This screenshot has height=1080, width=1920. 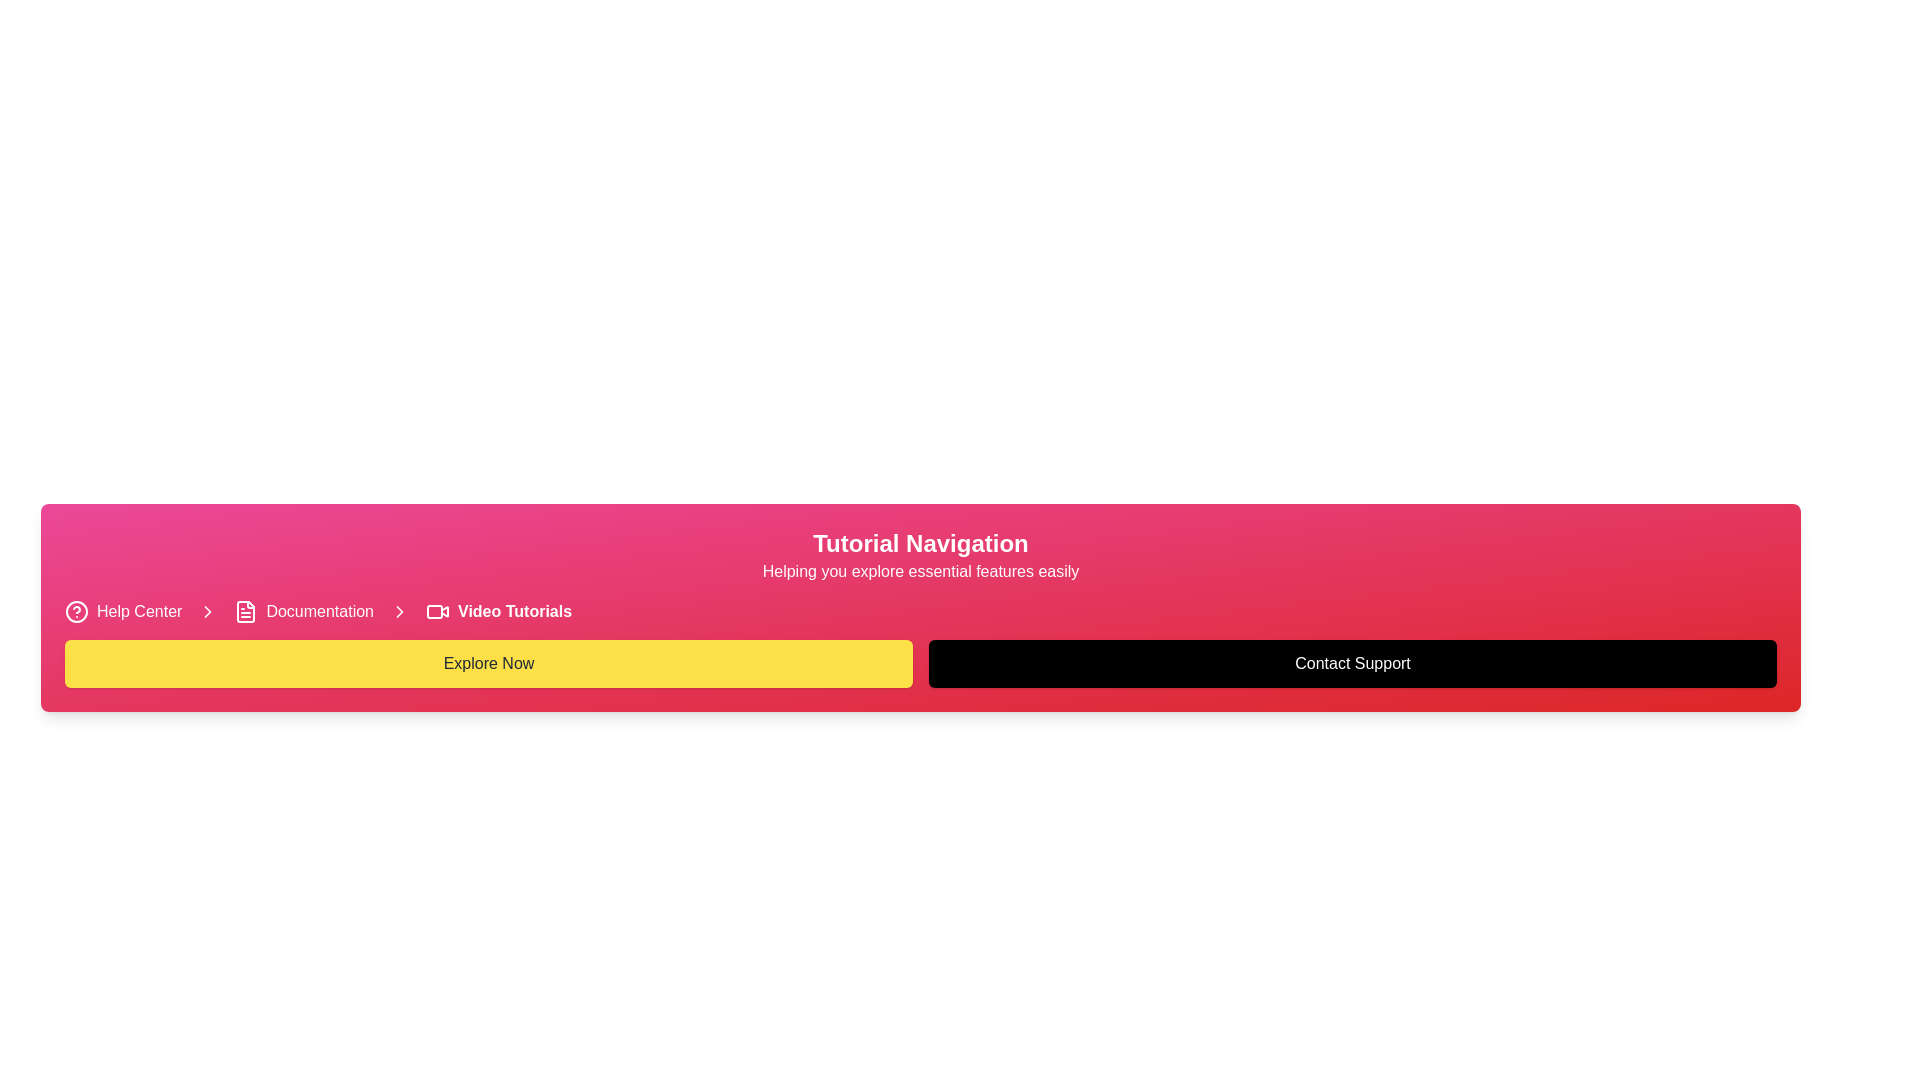 I want to click on the Hyperlink that serves as a navigation link to documentation, located between 'Help Center' and 'Video Tutorials', so click(x=303, y=611).